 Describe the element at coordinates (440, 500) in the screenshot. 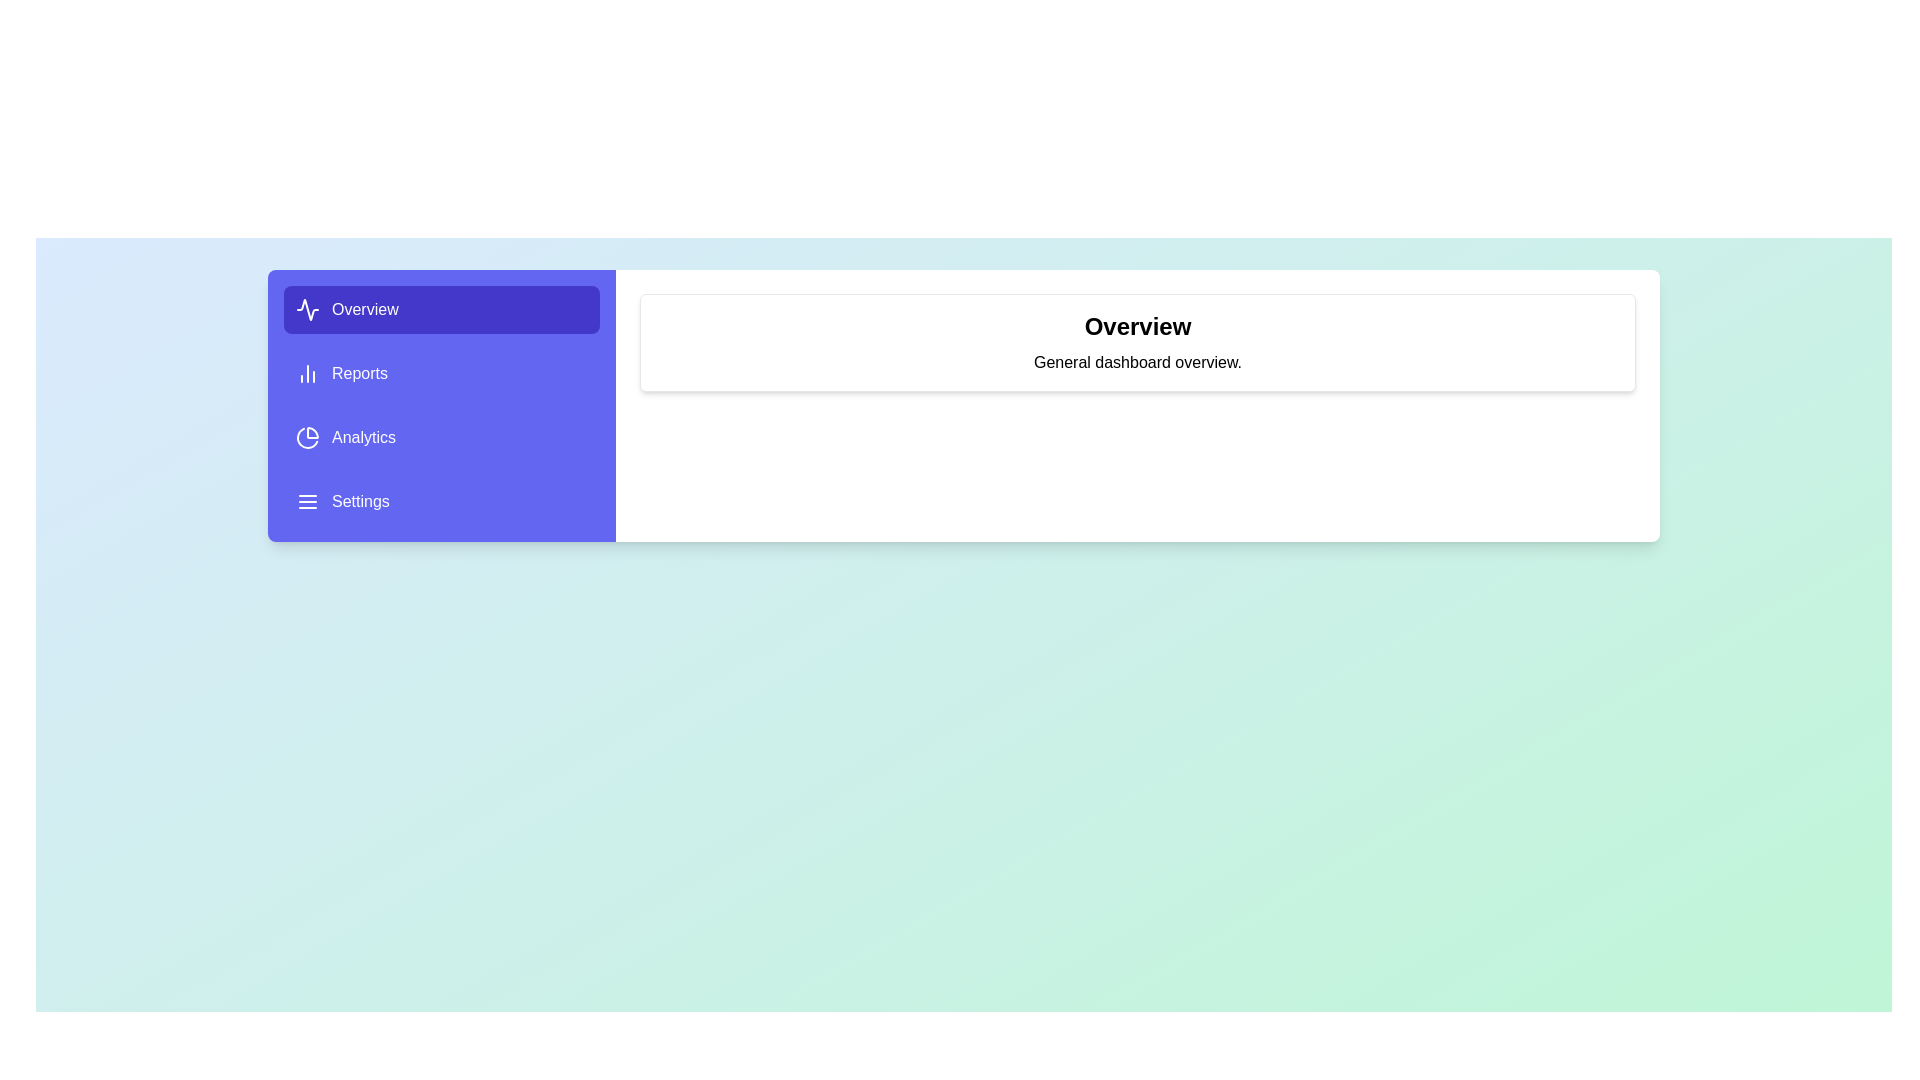

I see `the menu item labeled Settings` at that location.